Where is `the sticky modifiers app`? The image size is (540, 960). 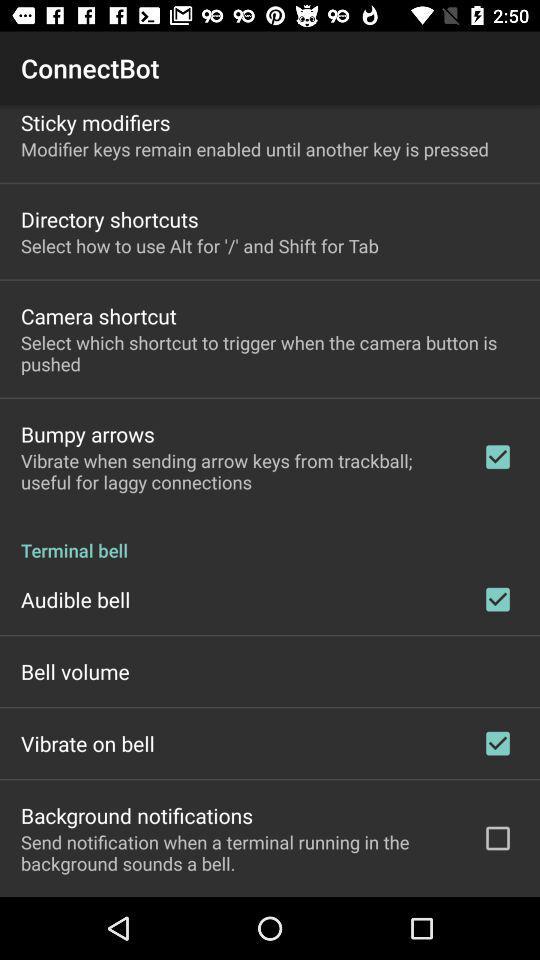
the sticky modifiers app is located at coordinates (94, 121).